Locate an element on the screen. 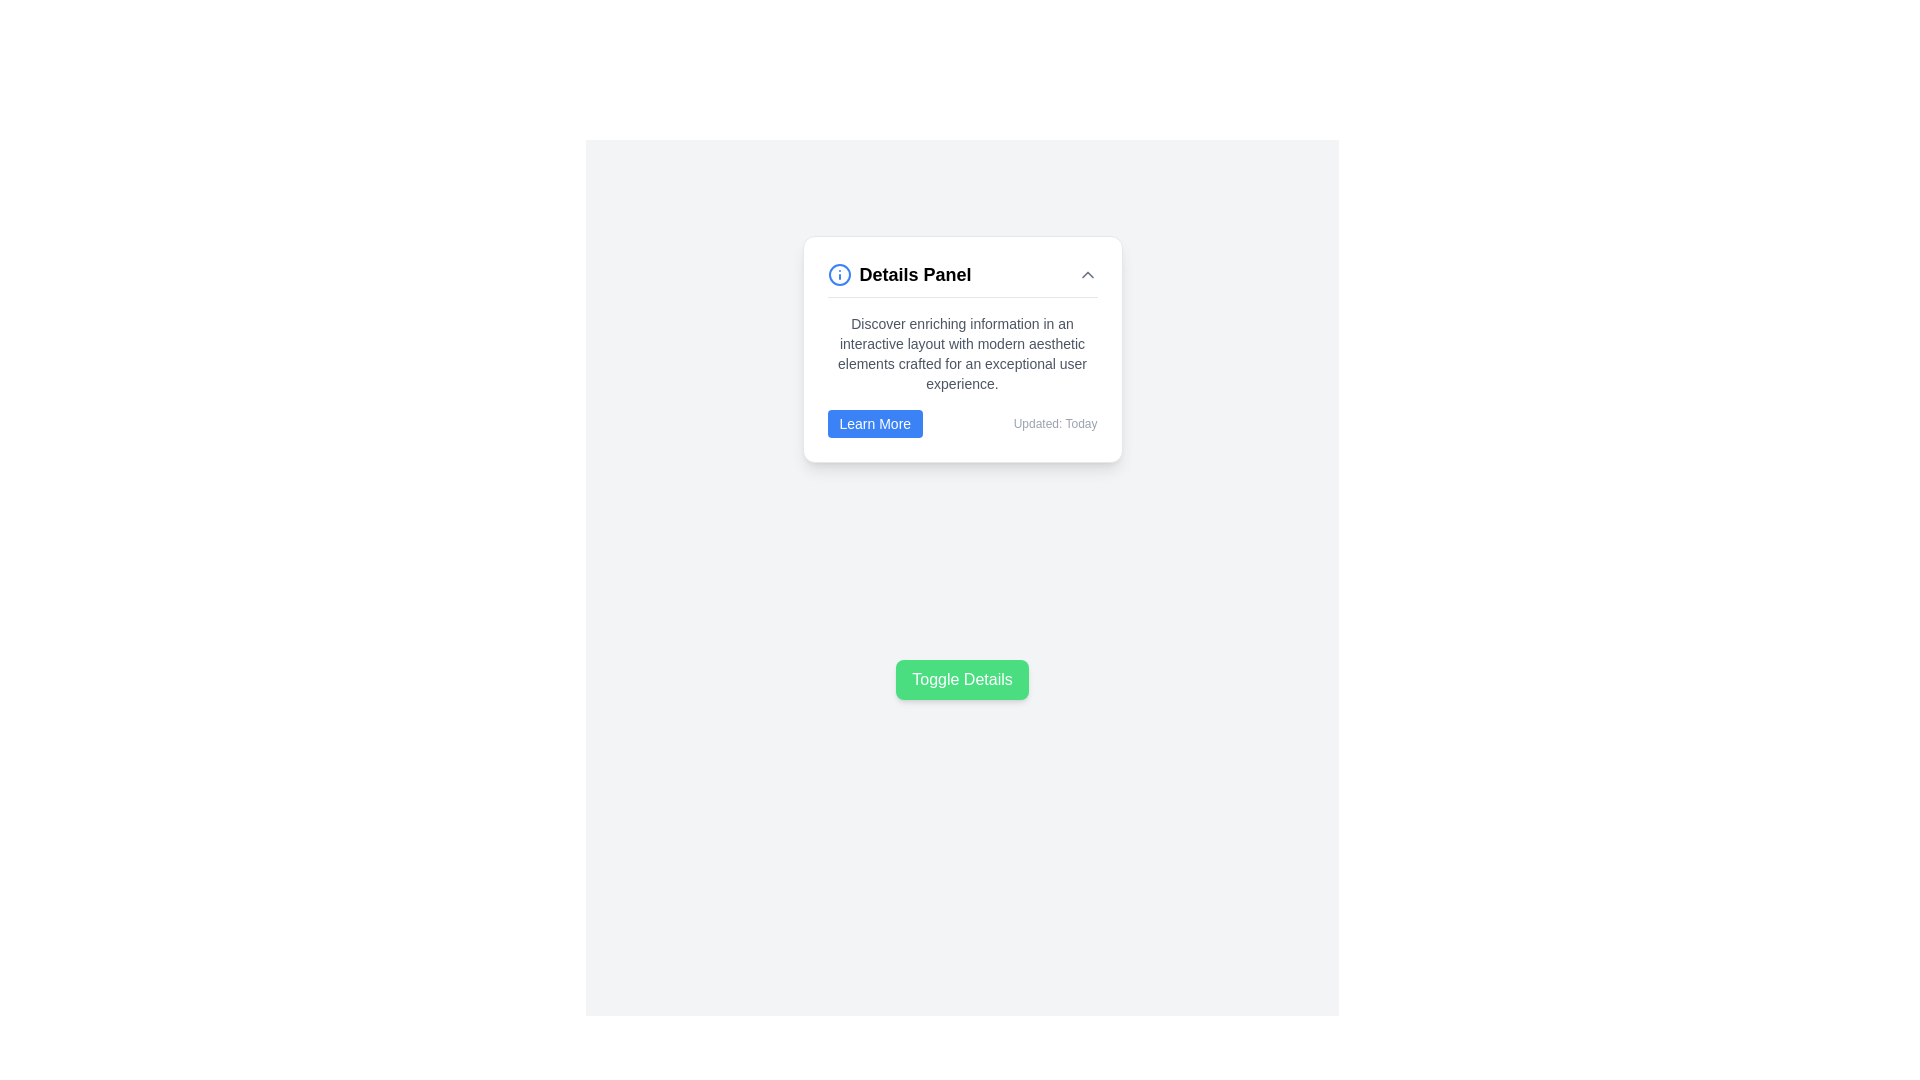  the 'Details Panel' header which includes a bold text and icons is located at coordinates (962, 279).